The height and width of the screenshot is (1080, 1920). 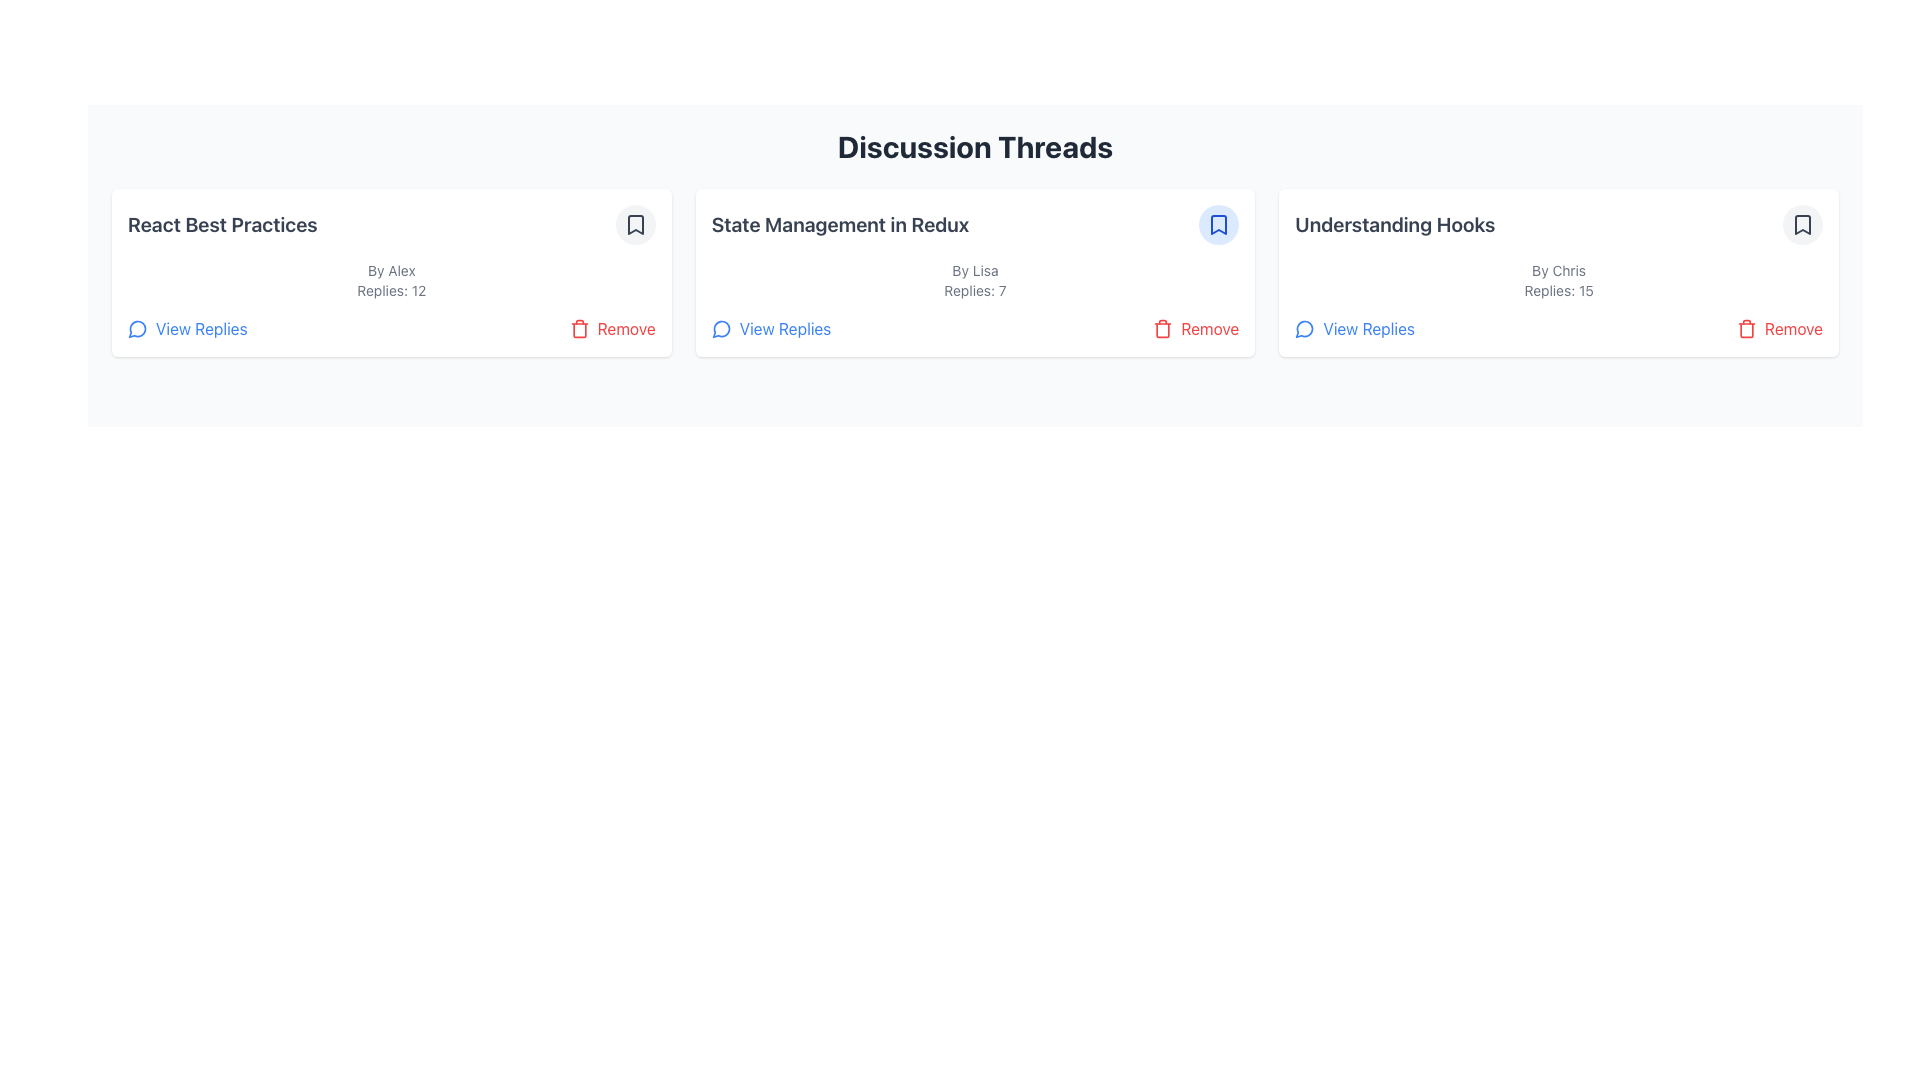 I want to click on the 'Remove' button, which is located in the bottom-right corner of the 'Understanding Hooks' discussion thread section, so click(x=1780, y=327).